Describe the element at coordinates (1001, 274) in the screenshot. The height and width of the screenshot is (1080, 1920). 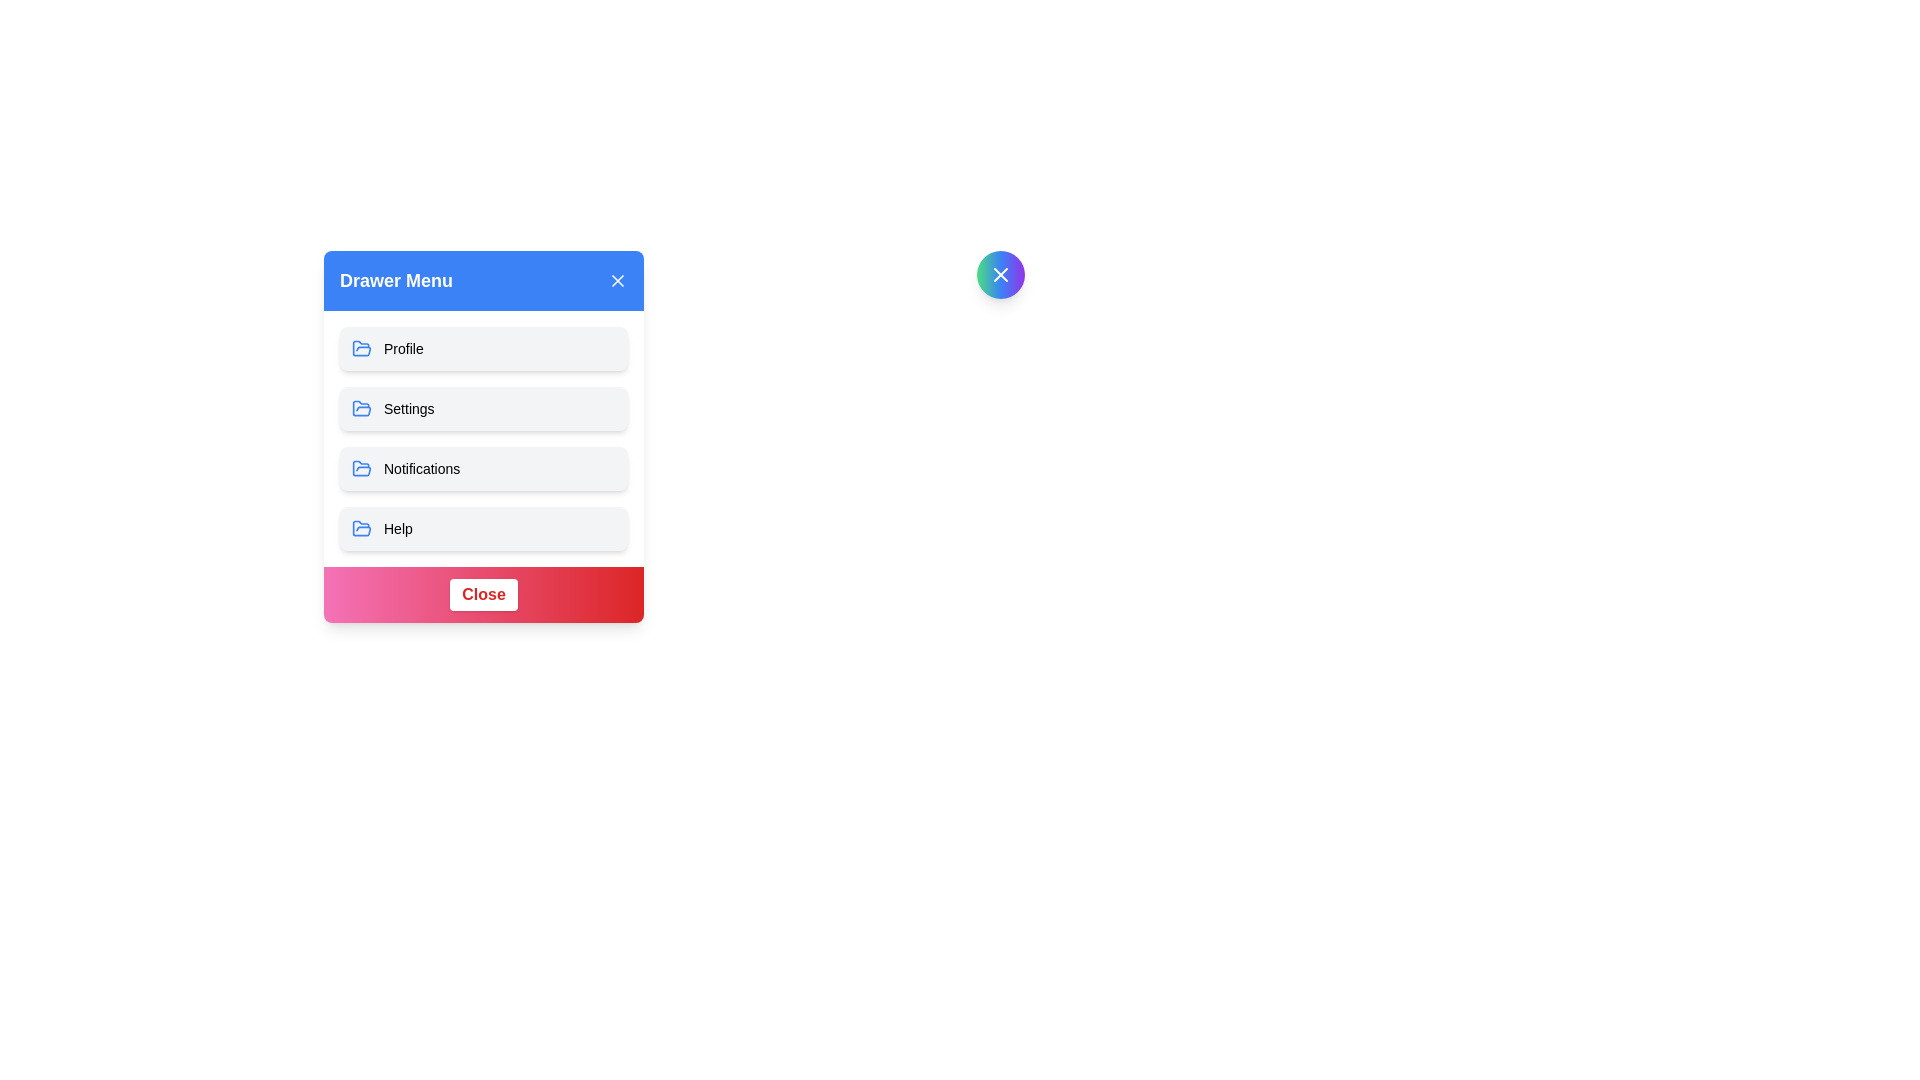
I see `the close button located in the top-right corner of the 'Drawer Menu' modal` at that location.